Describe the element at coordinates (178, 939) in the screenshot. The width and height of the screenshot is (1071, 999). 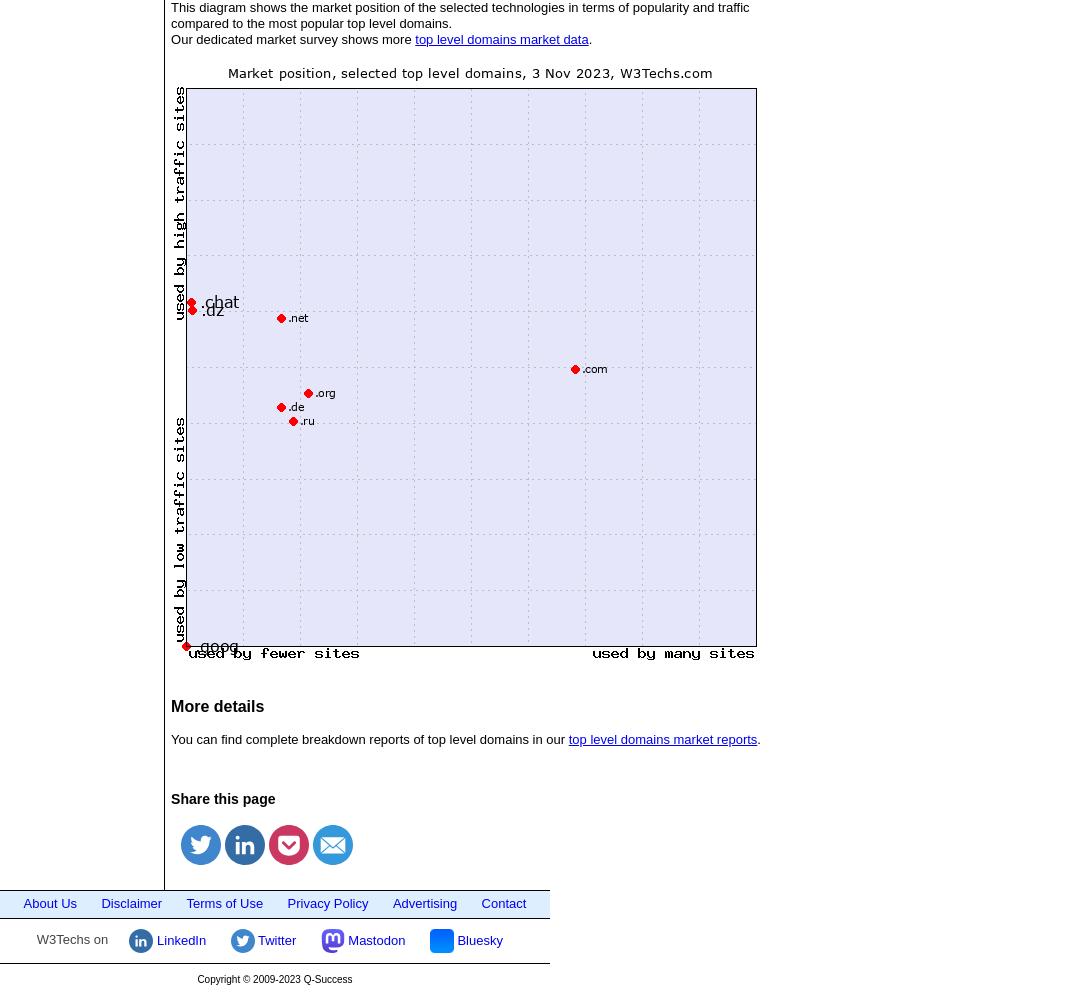
I see `'LinkedIn'` at that location.